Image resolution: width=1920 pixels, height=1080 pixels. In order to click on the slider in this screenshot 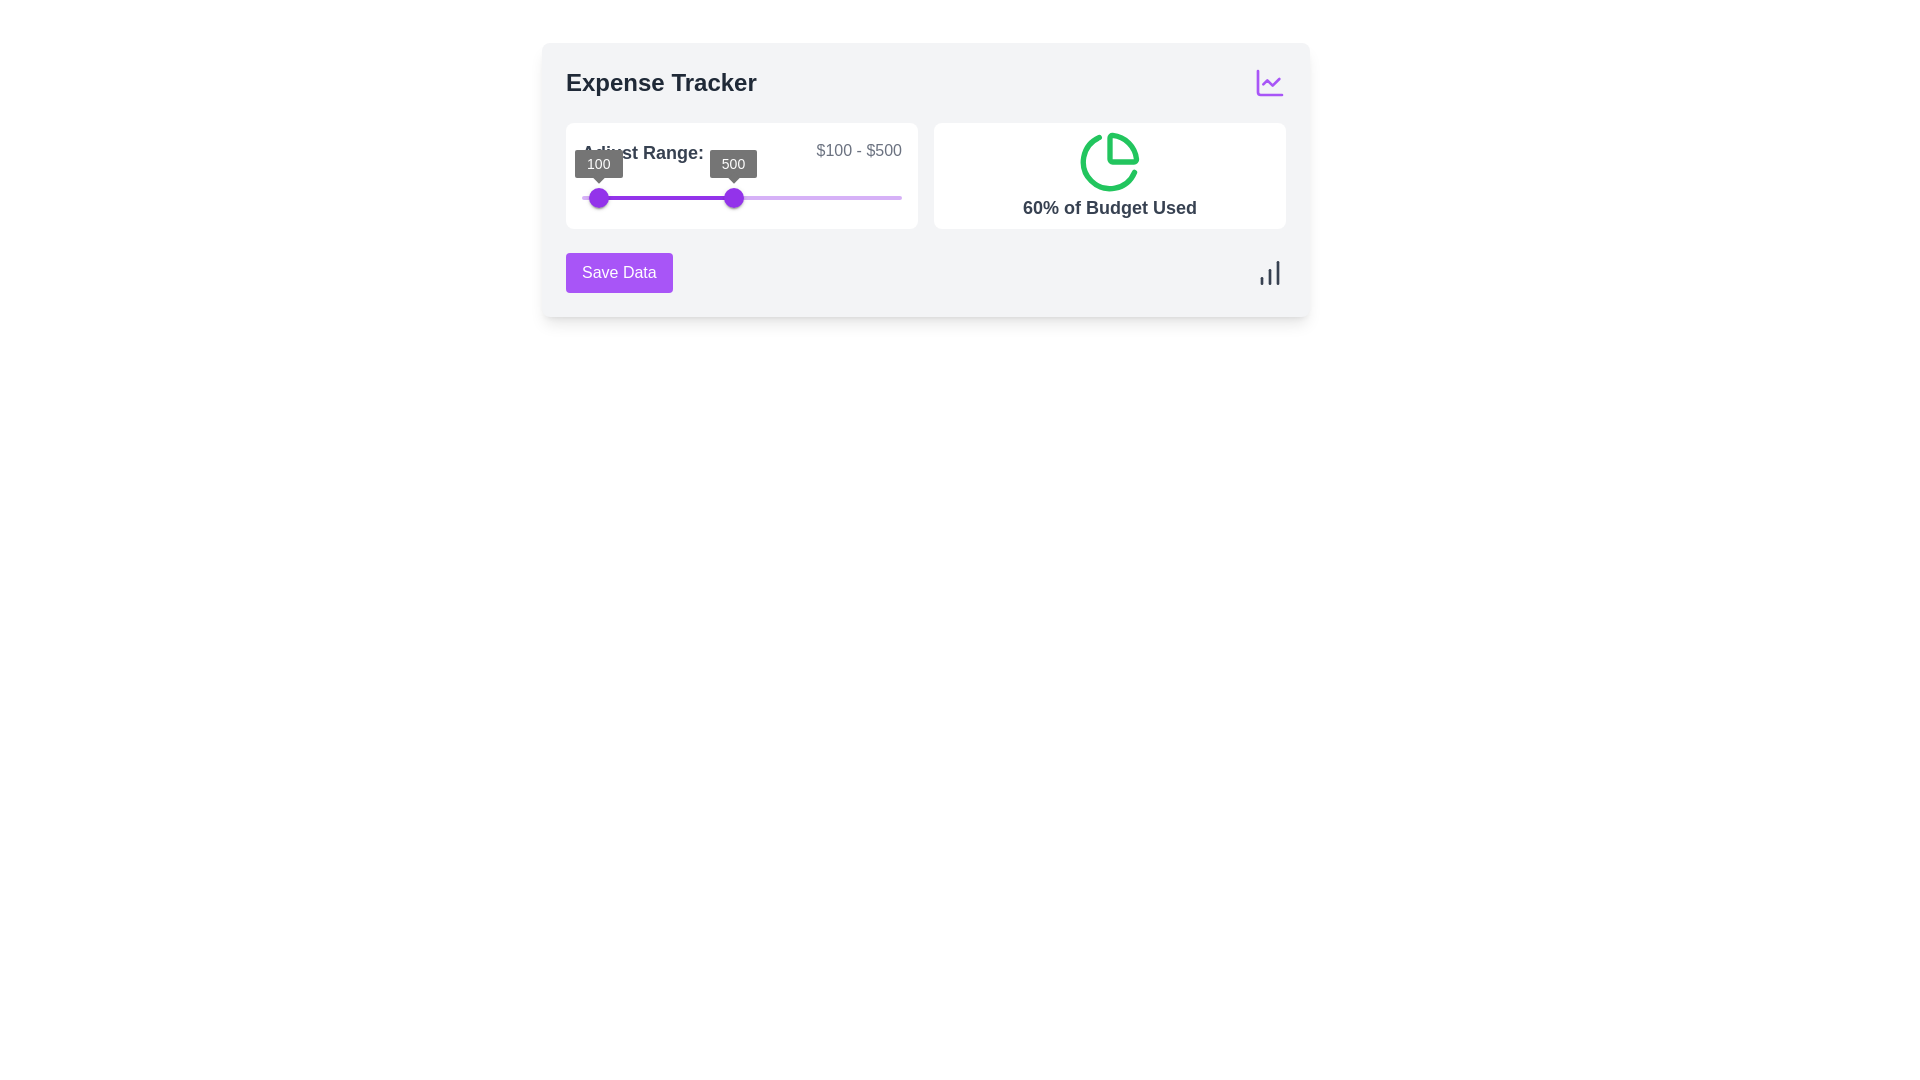, I will do `click(753, 197)`.